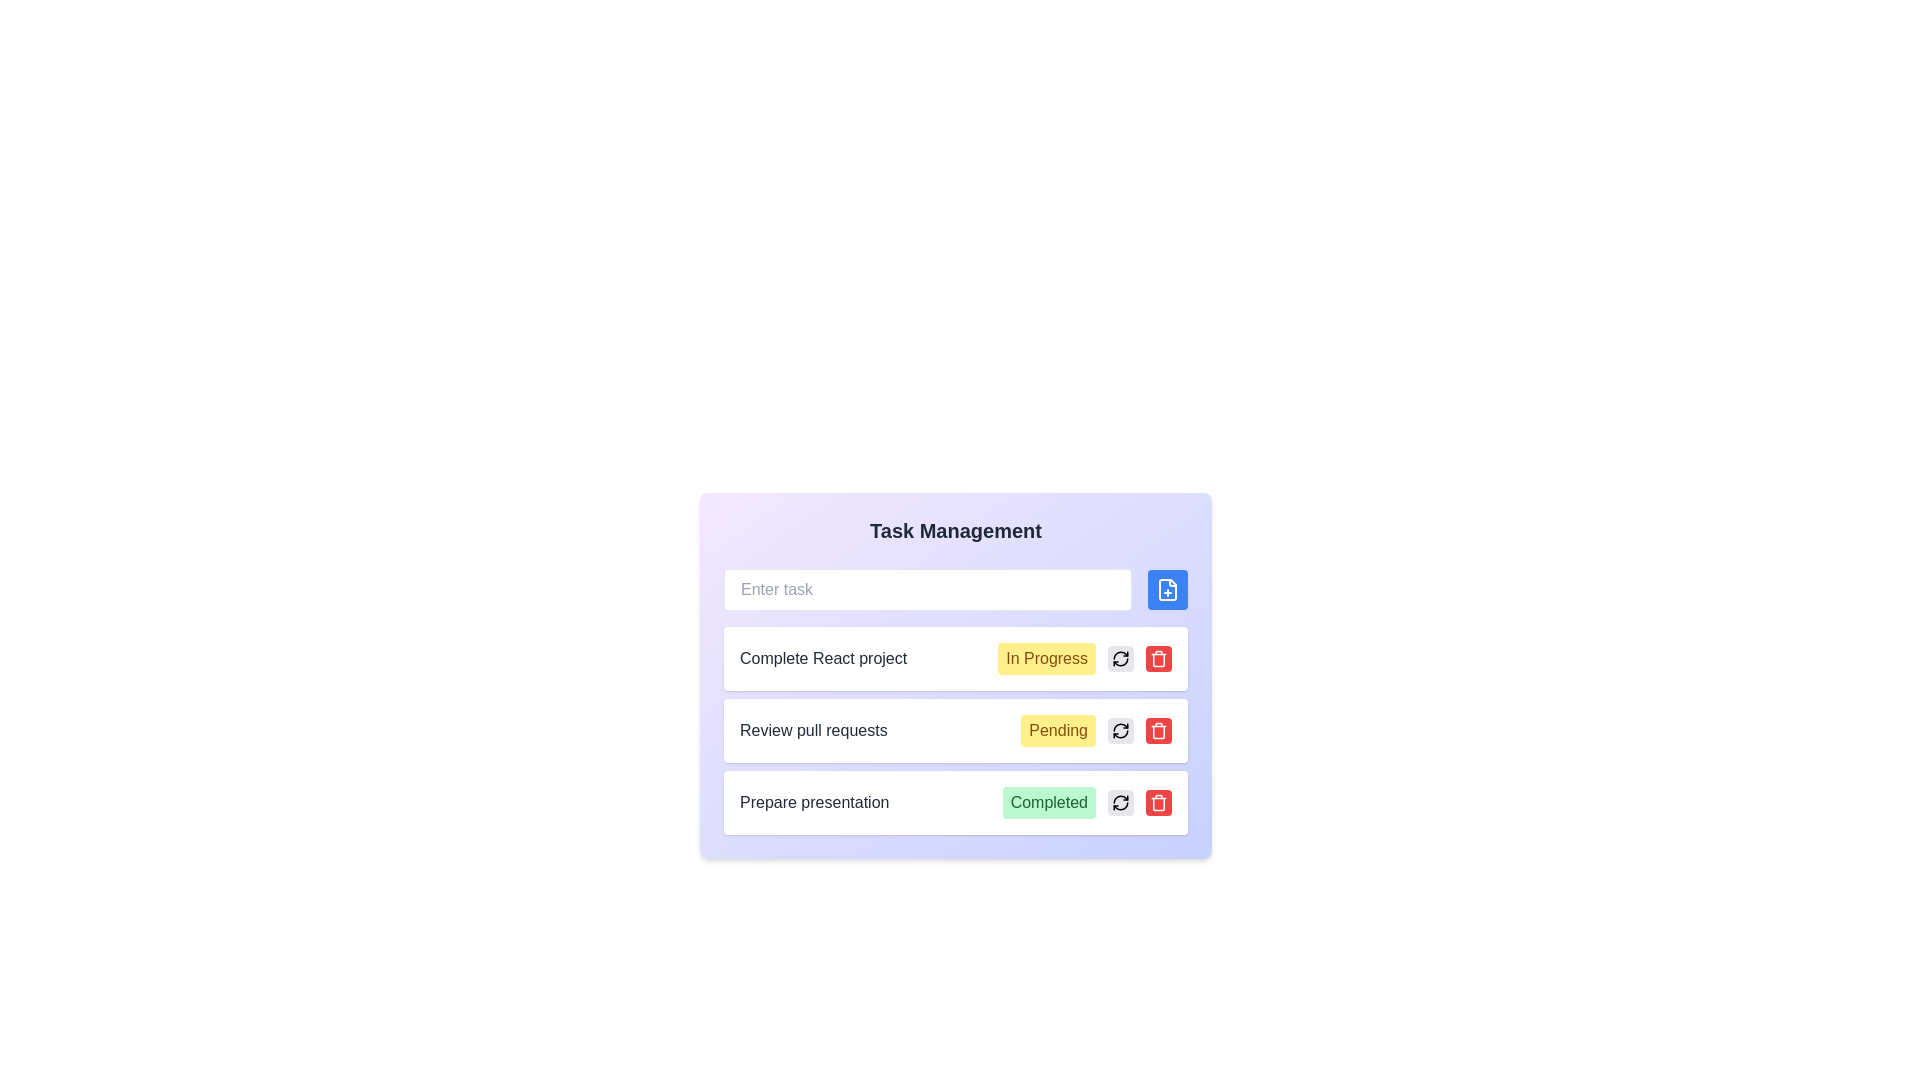 The width and height of the screenshot is (1920, 1080). What do you see at coordinates (1121, 659) in the screenshot?
I see `the circular gray button with a black refresh icon located in the first row of tasks, next to the 'In Progress' status label` at bounding box center [1121, 659].